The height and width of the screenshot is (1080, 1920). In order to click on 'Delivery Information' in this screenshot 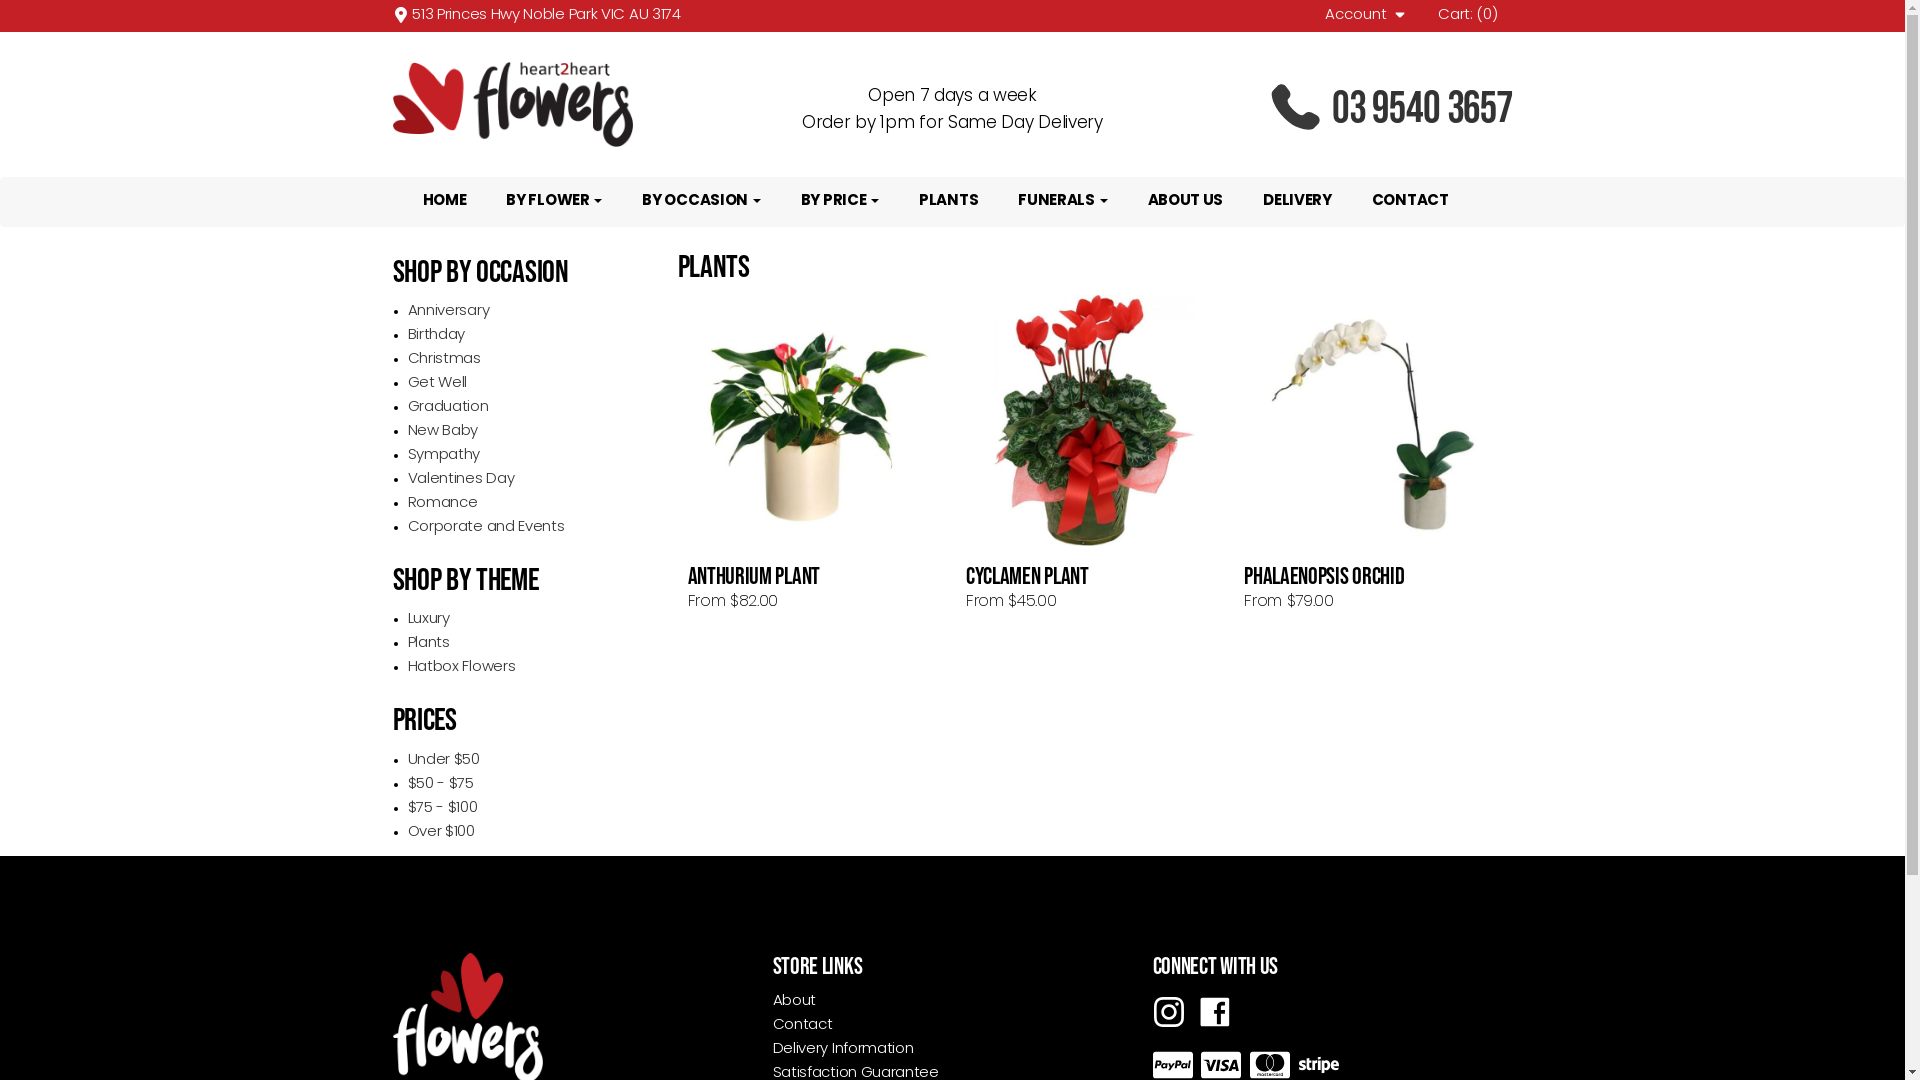, I will do `click(842, 1048)`.